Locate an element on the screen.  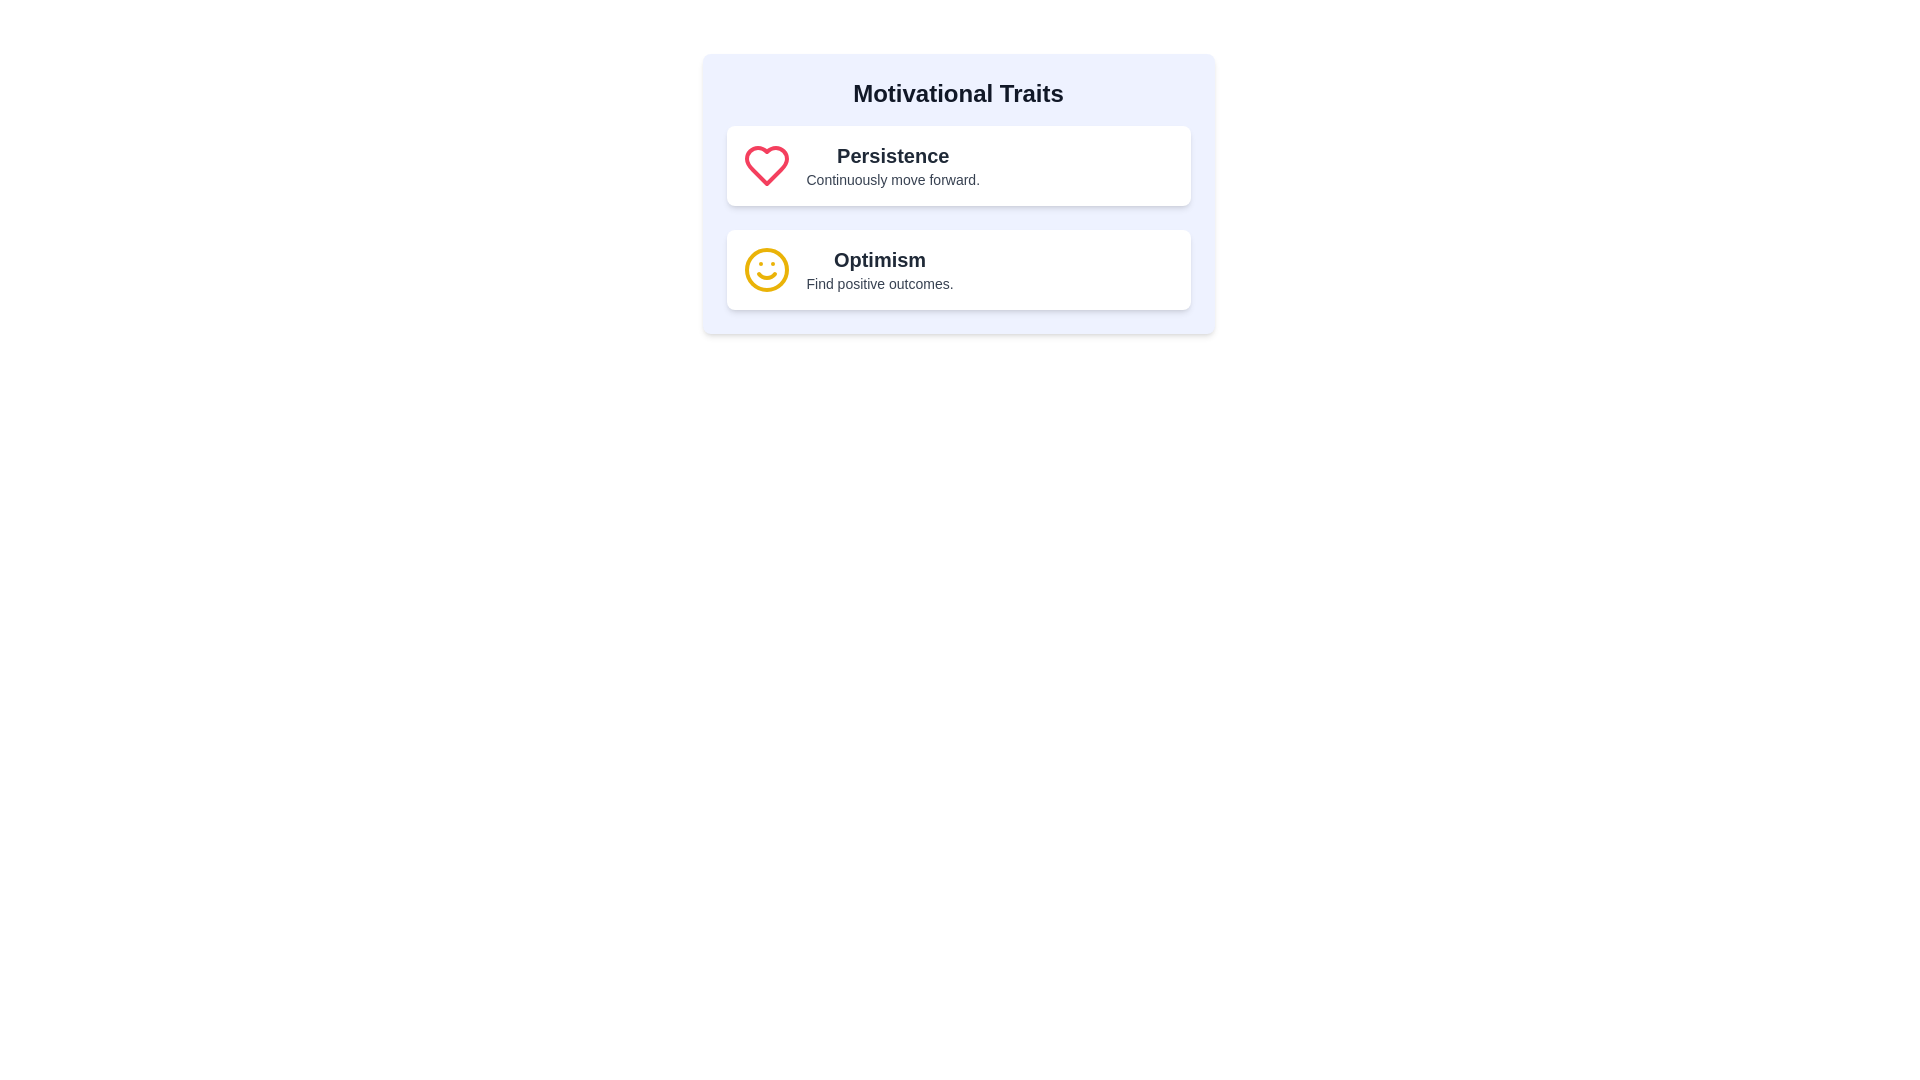
the informational card displaying the motivational trait 'Persistence' located at the top of the motivational traits section is located at coordinates (957, 164).